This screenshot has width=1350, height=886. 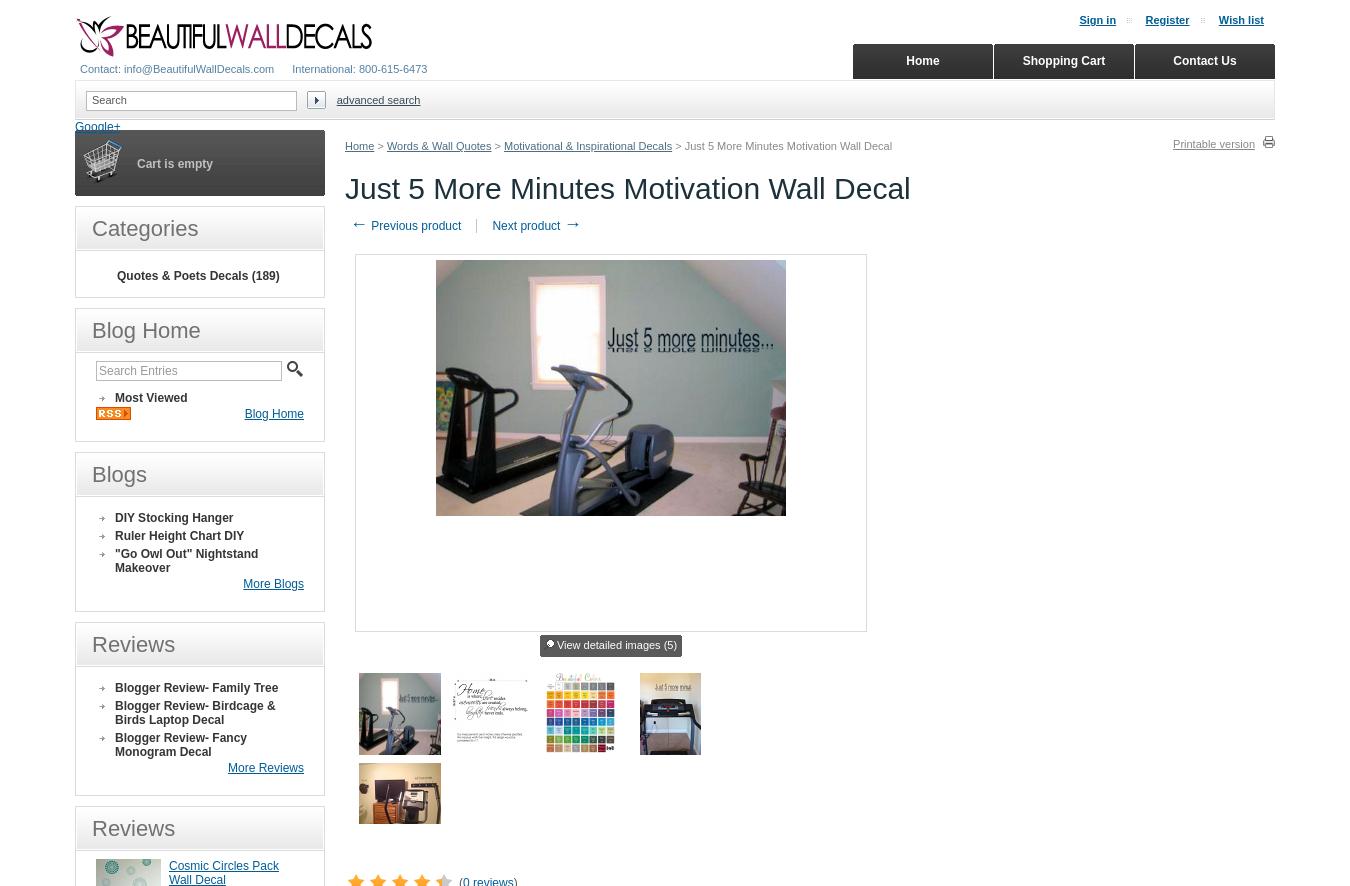 I want to click on 'More Reviews', so click(x=225, y=766).